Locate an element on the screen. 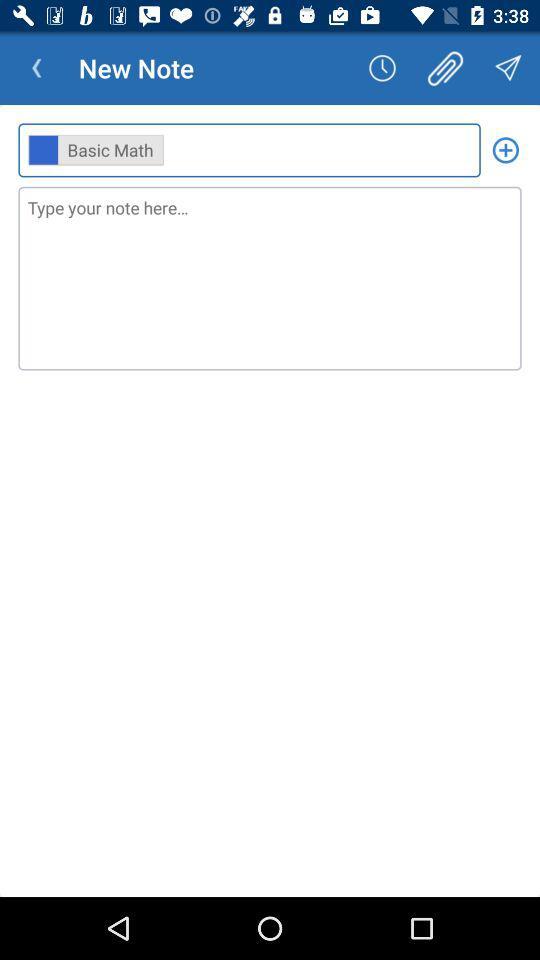  app next to the new note item is located at coordinates (36, 68).